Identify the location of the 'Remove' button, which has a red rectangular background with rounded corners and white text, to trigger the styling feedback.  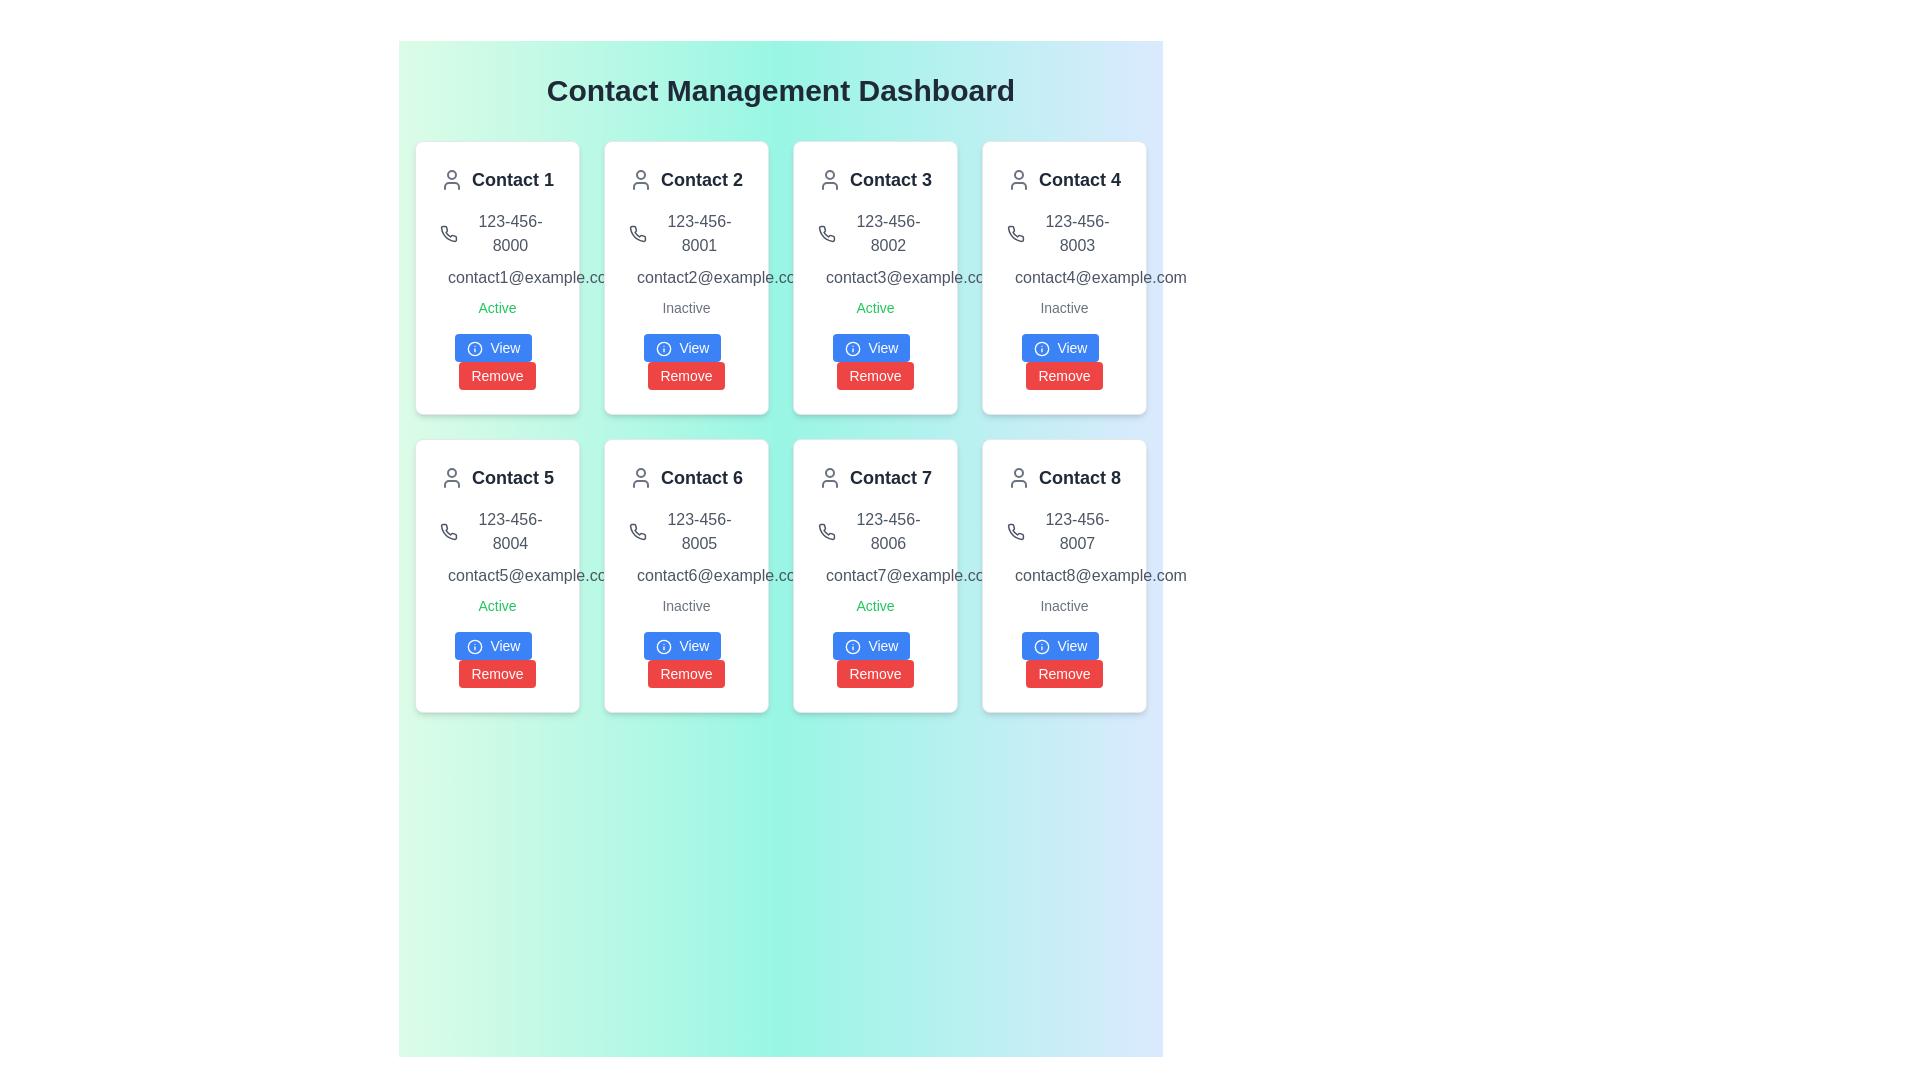
(1063, 674).